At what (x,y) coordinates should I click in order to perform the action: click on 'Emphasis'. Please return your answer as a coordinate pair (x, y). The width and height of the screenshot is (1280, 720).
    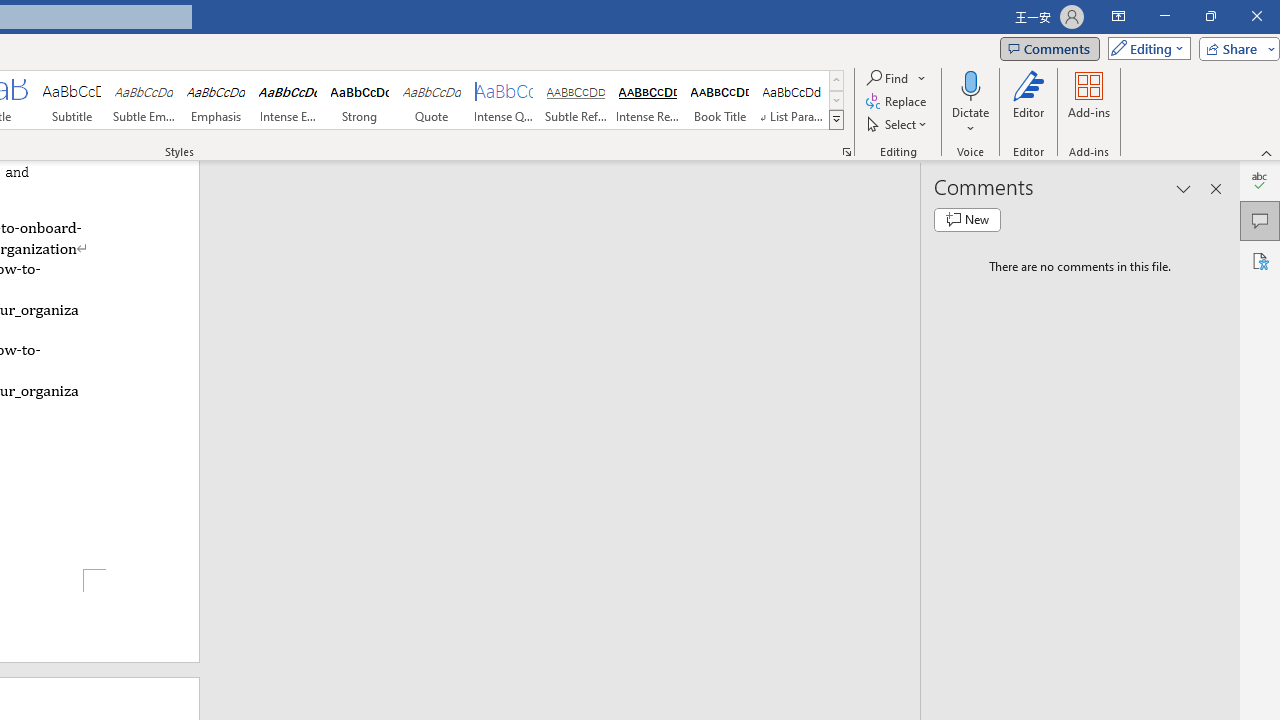
    Looking at the image, I should click on (216, 100).